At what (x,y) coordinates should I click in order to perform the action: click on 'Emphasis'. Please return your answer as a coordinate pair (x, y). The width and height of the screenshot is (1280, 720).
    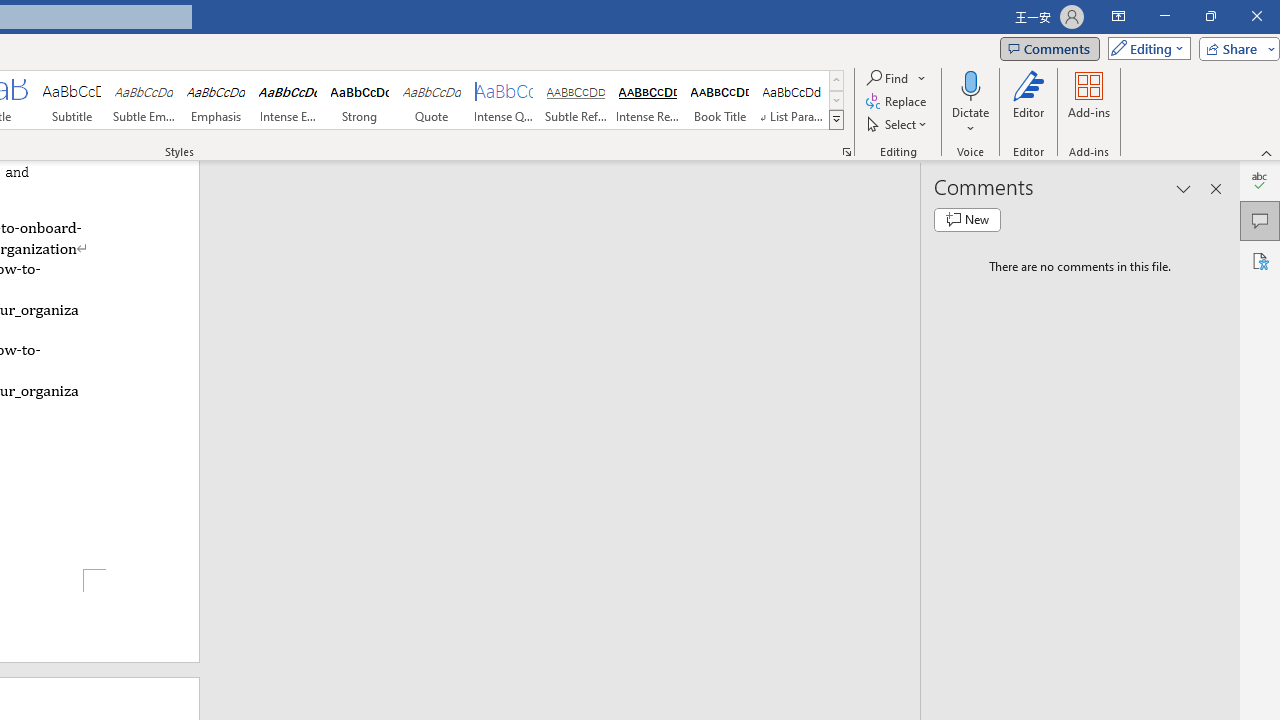
    Looking at the image, I should click on (216, 100).